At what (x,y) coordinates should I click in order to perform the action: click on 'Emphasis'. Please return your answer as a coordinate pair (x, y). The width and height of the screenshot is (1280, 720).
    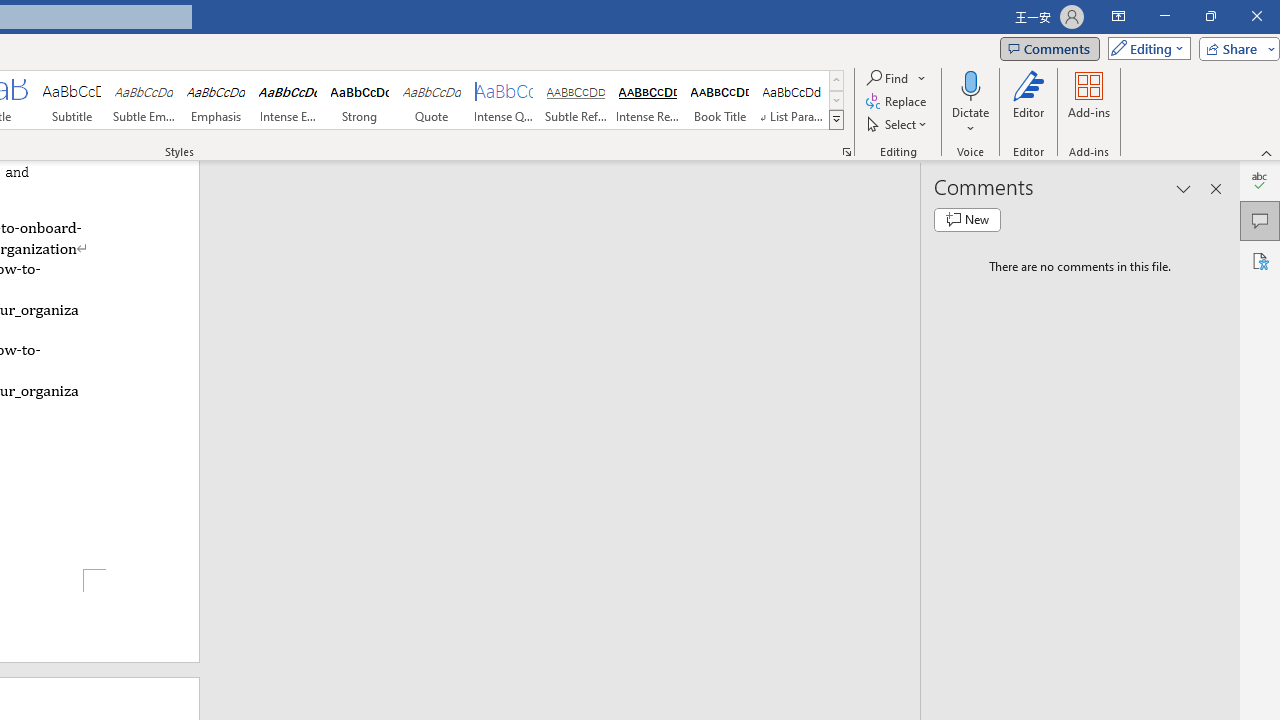
    Looking at the image, I should click on (216, 100).